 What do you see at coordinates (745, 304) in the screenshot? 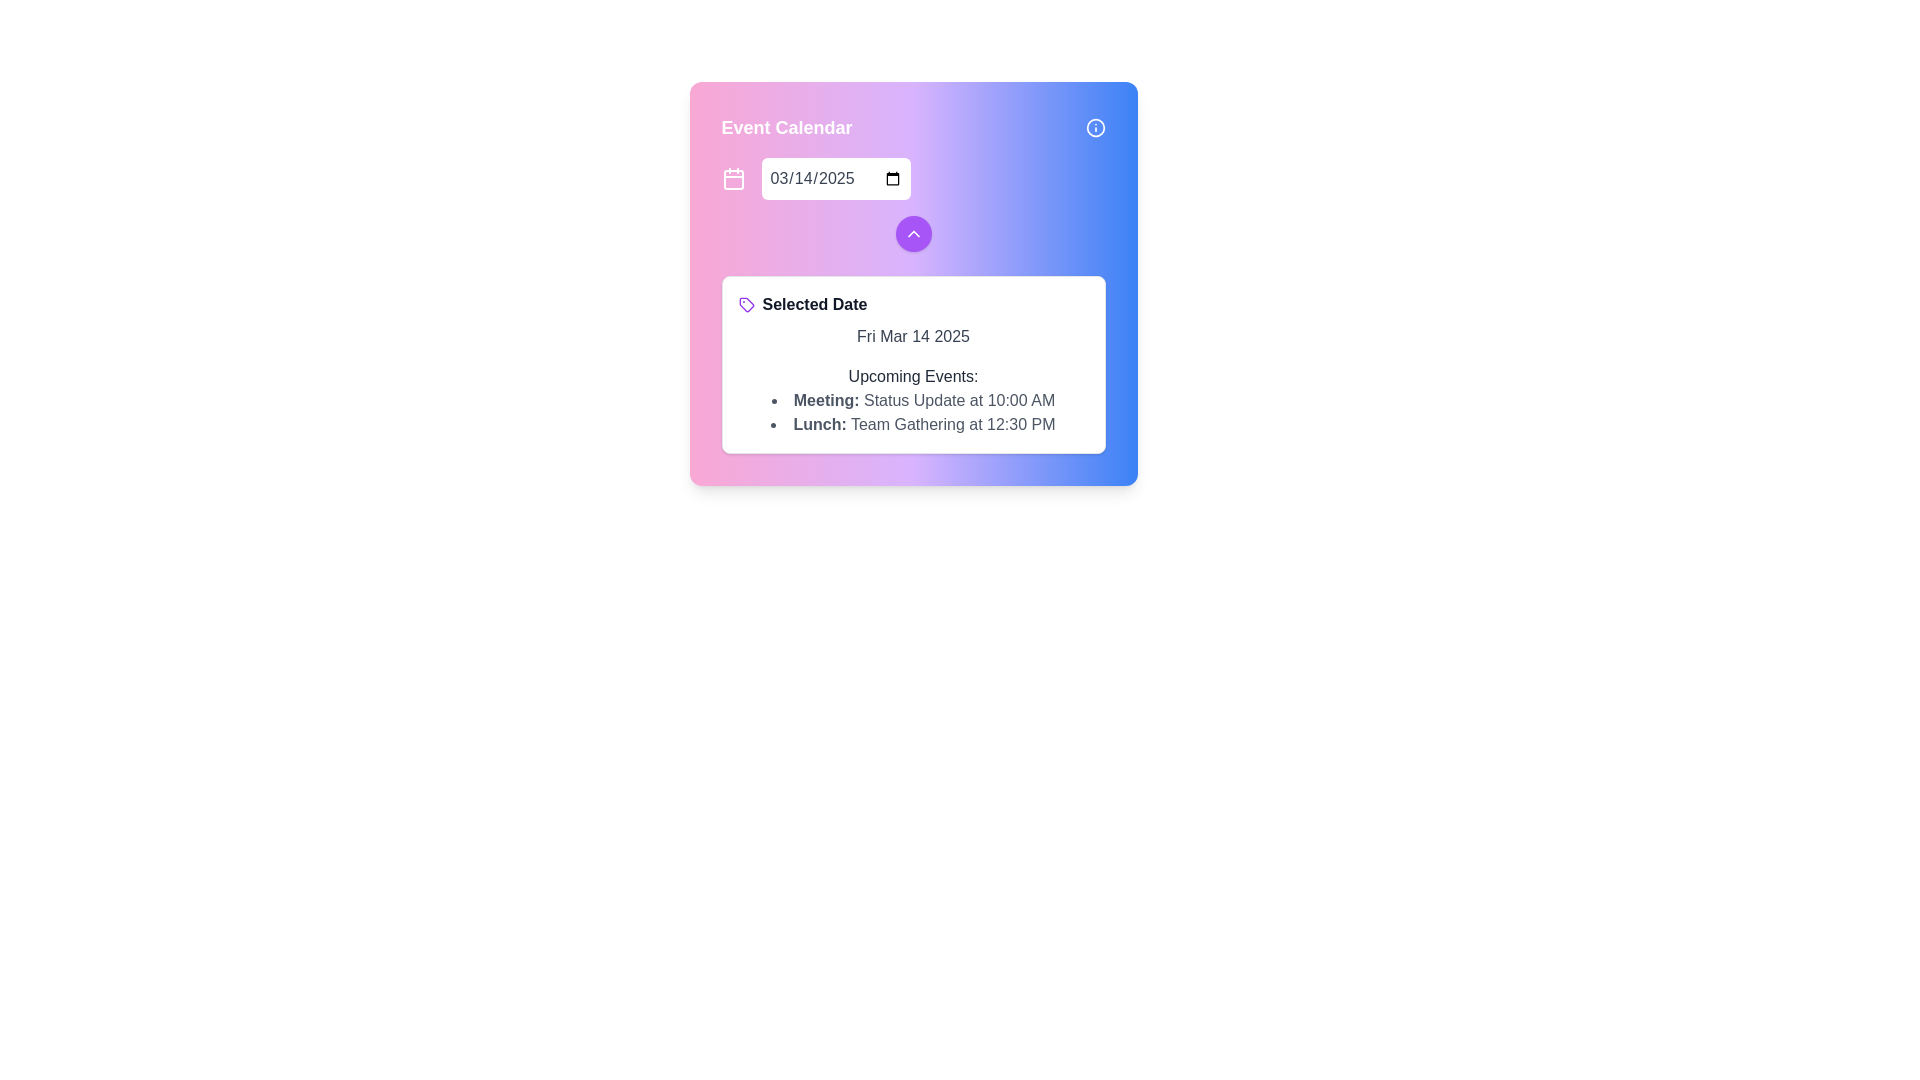
I see `the purple tag-shaped icon located near the top right of the calendar interface, beside the date text box` at bounding box center [745, 304].